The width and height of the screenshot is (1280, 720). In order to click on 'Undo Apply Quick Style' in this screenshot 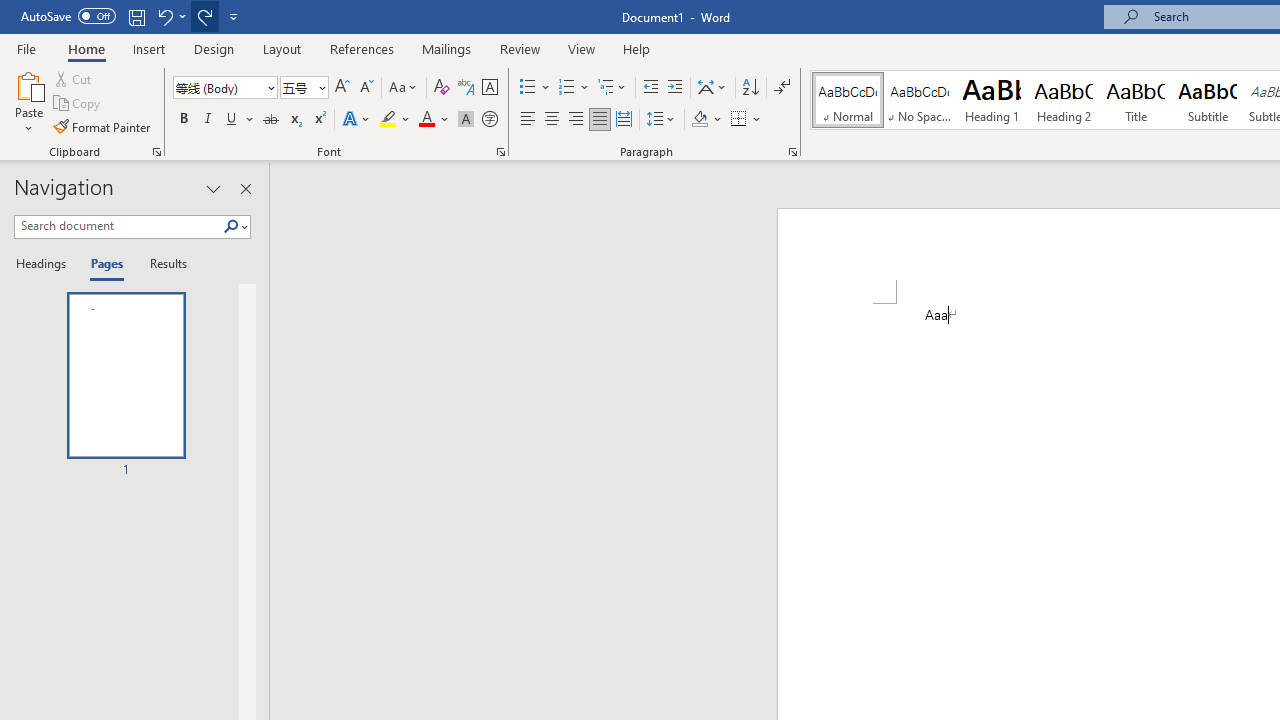, I will do `click(170, 16)`.